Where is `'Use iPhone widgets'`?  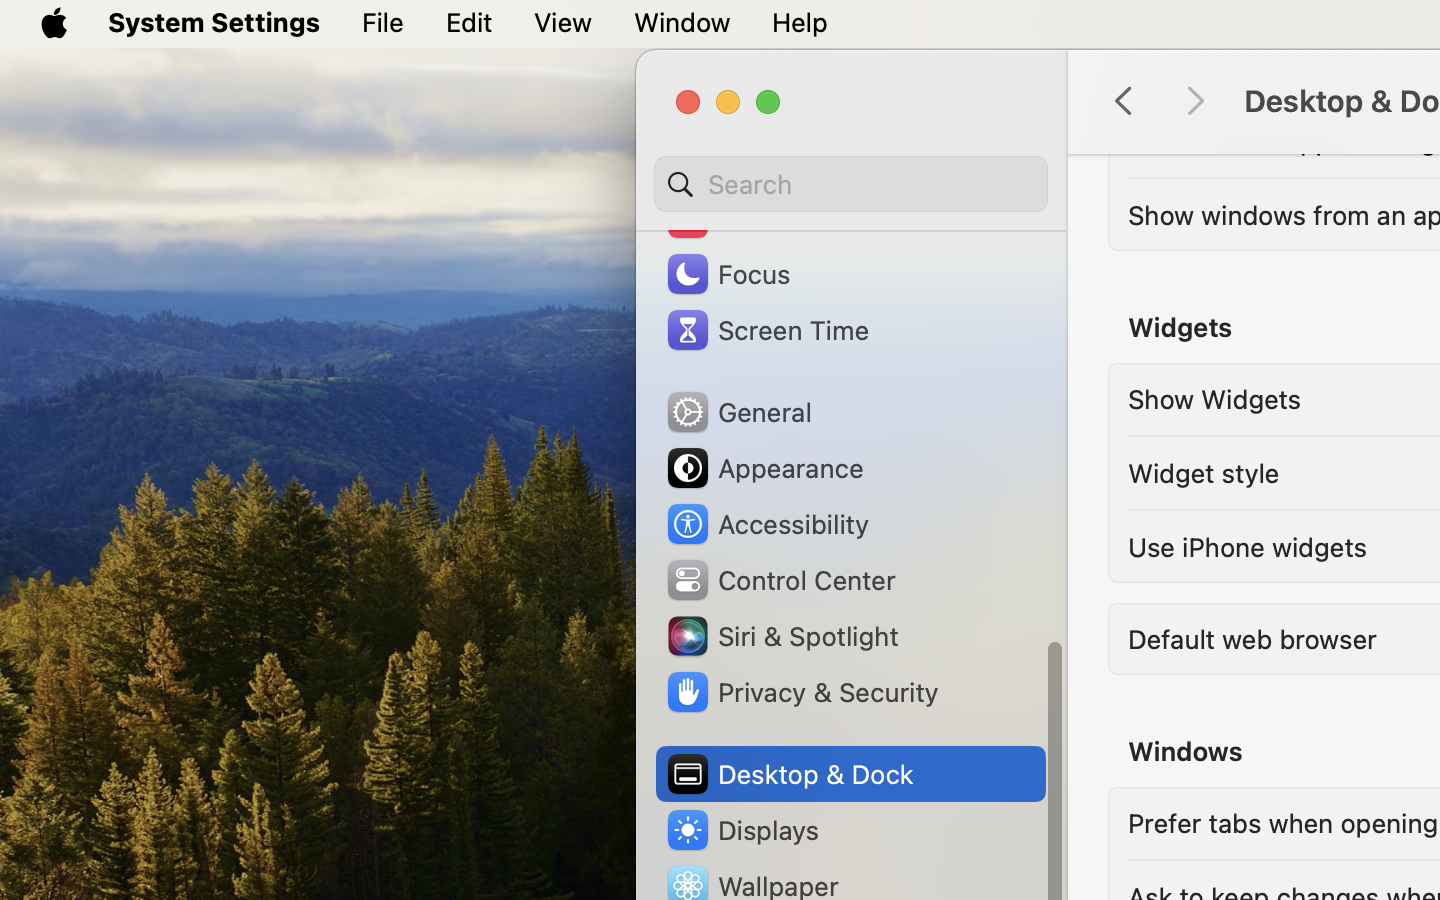
'Use iPhone widgets' is located at coordinates (1247, 545).